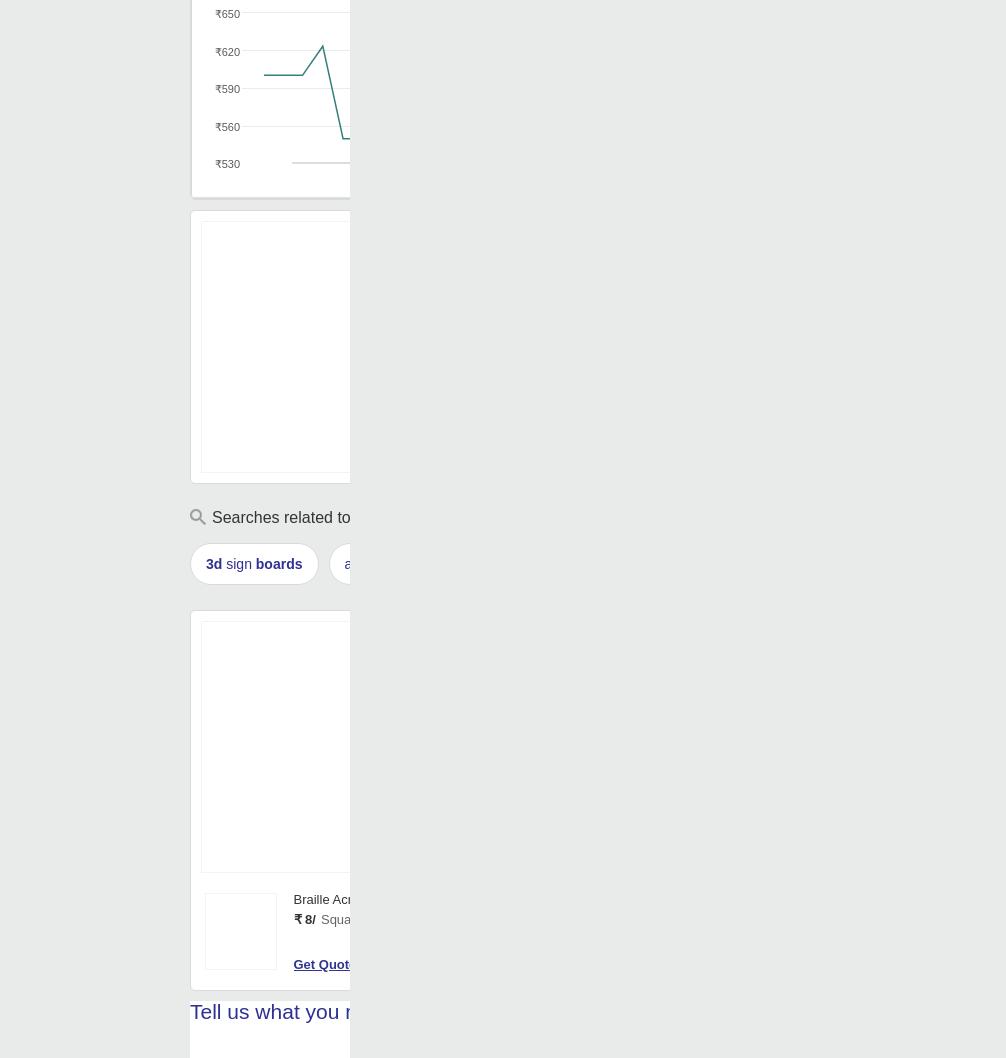  Describe the element at coordinates (491, 713) in the screenshot. I see `'Color'` at that location.